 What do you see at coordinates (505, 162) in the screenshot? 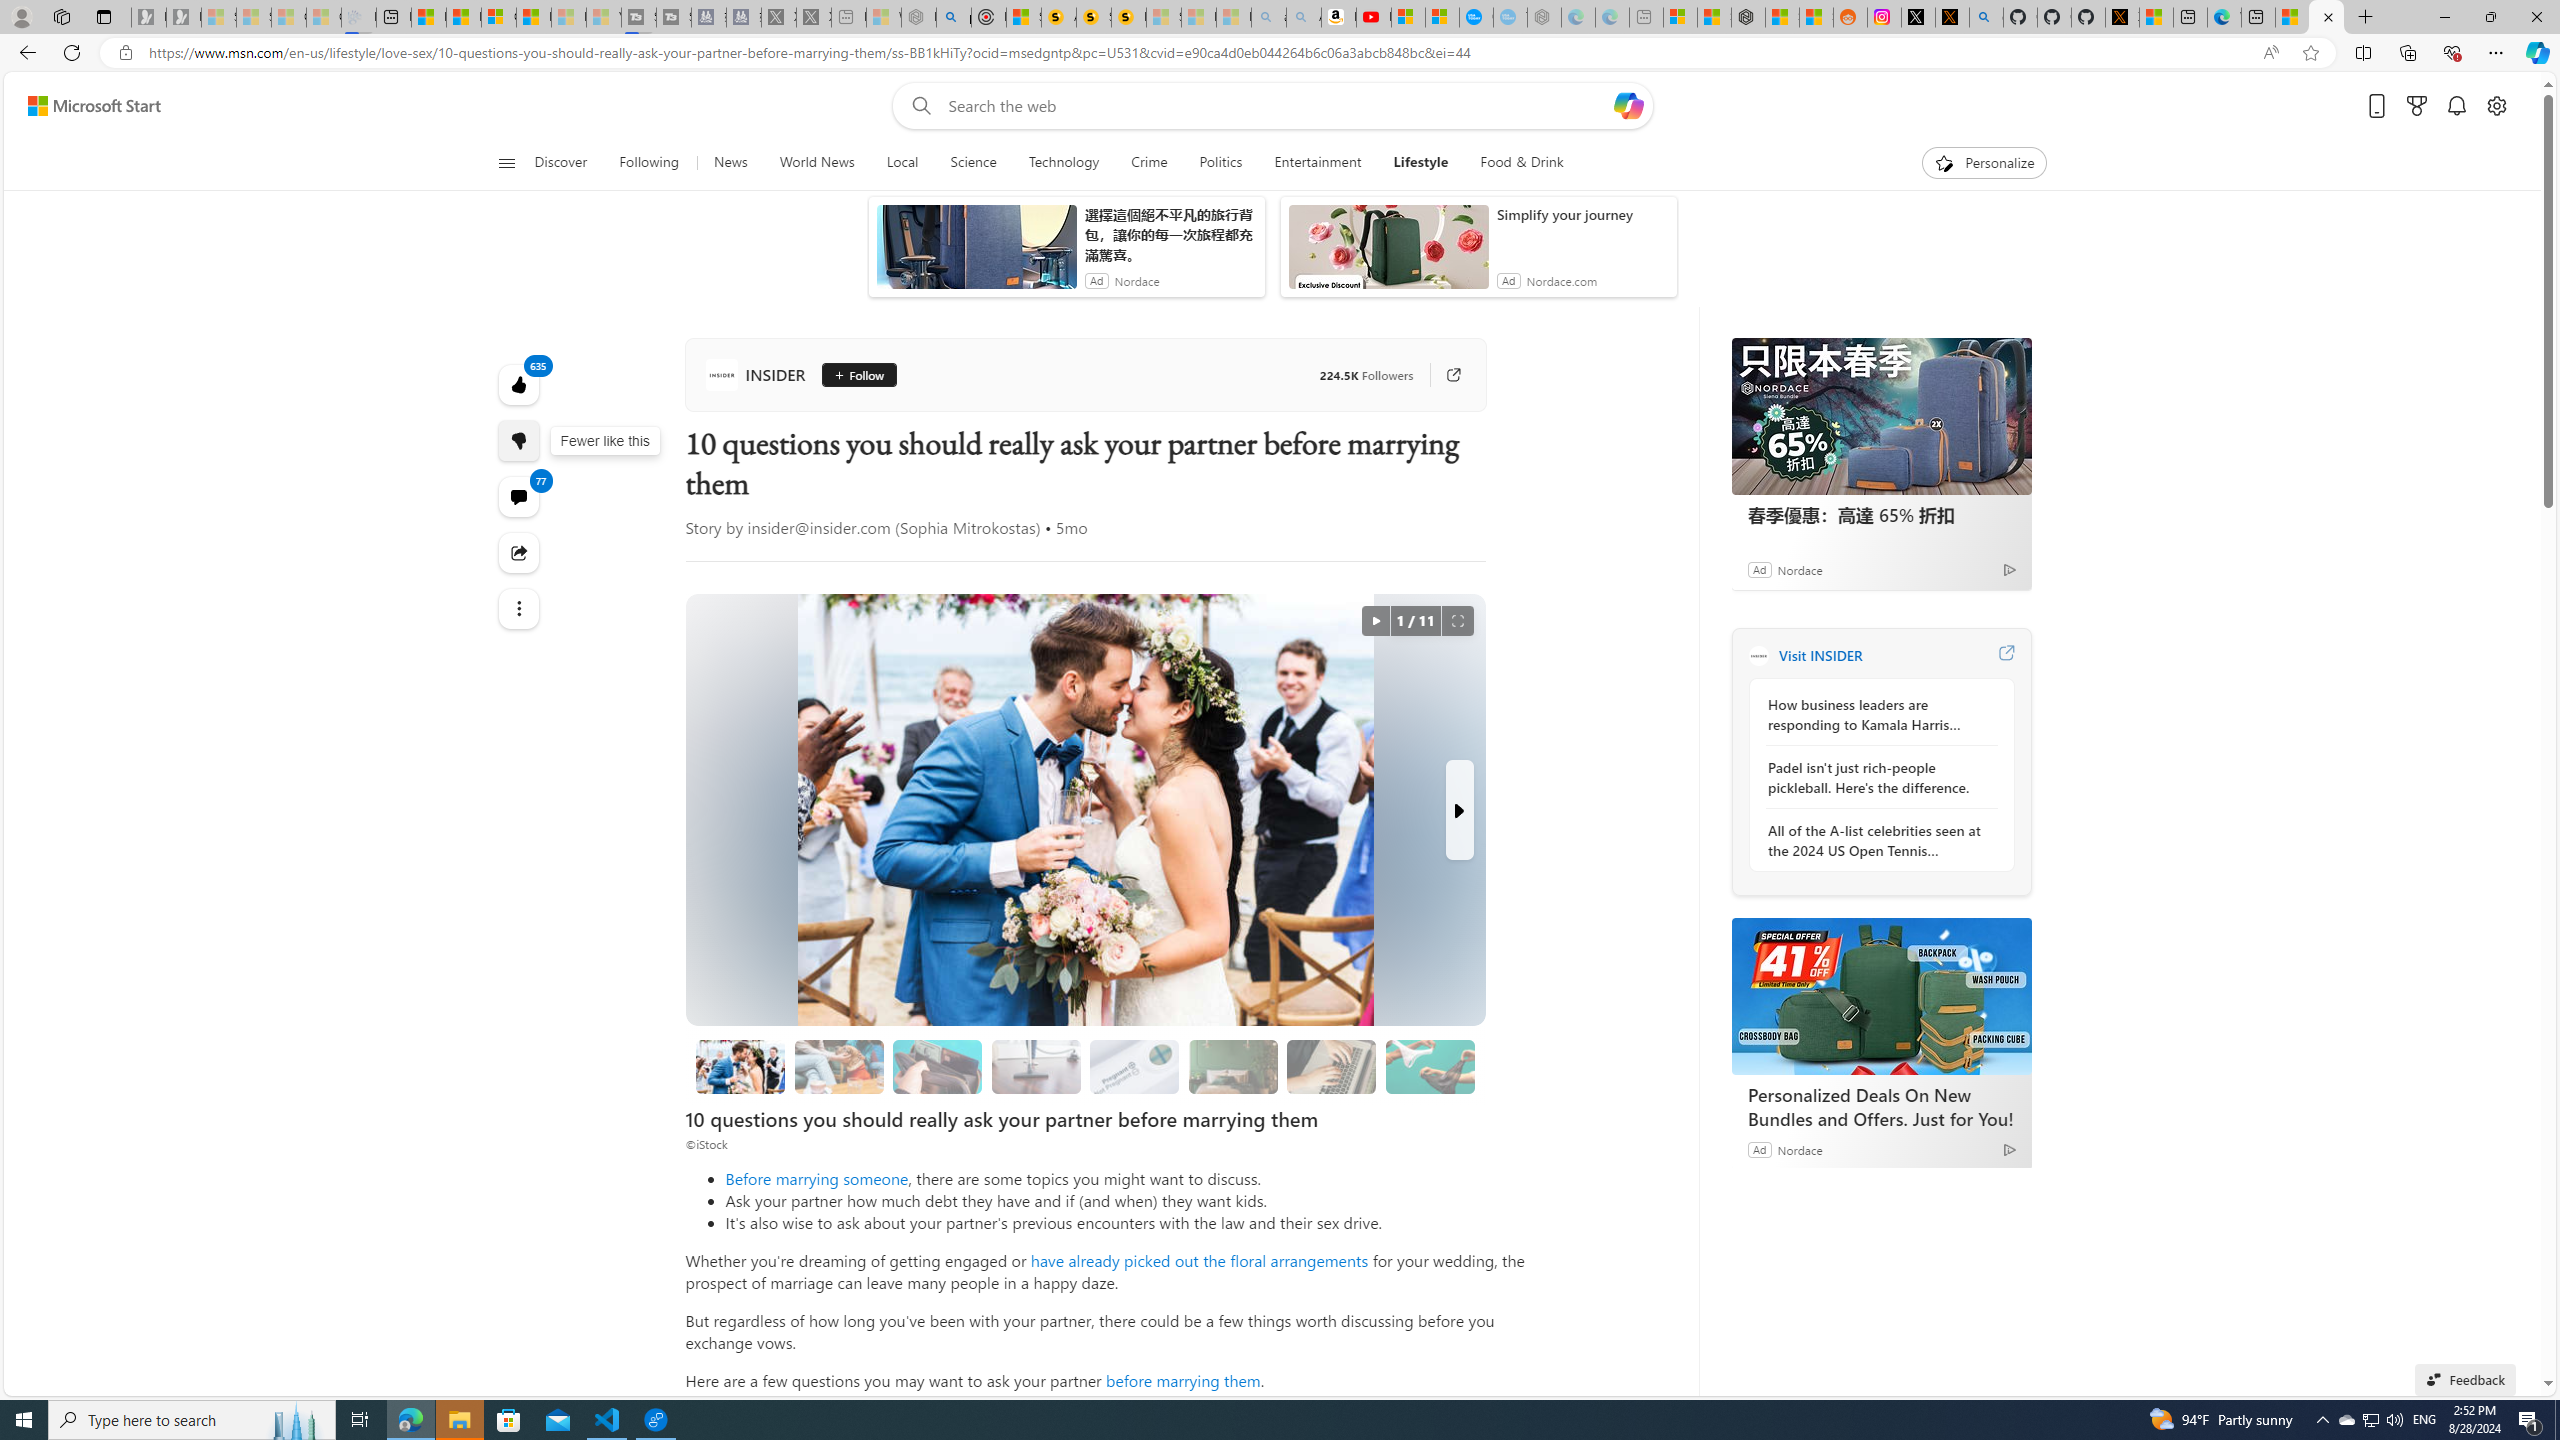
I see `'Class: button-glyph'` at bounding box center [505, 162].